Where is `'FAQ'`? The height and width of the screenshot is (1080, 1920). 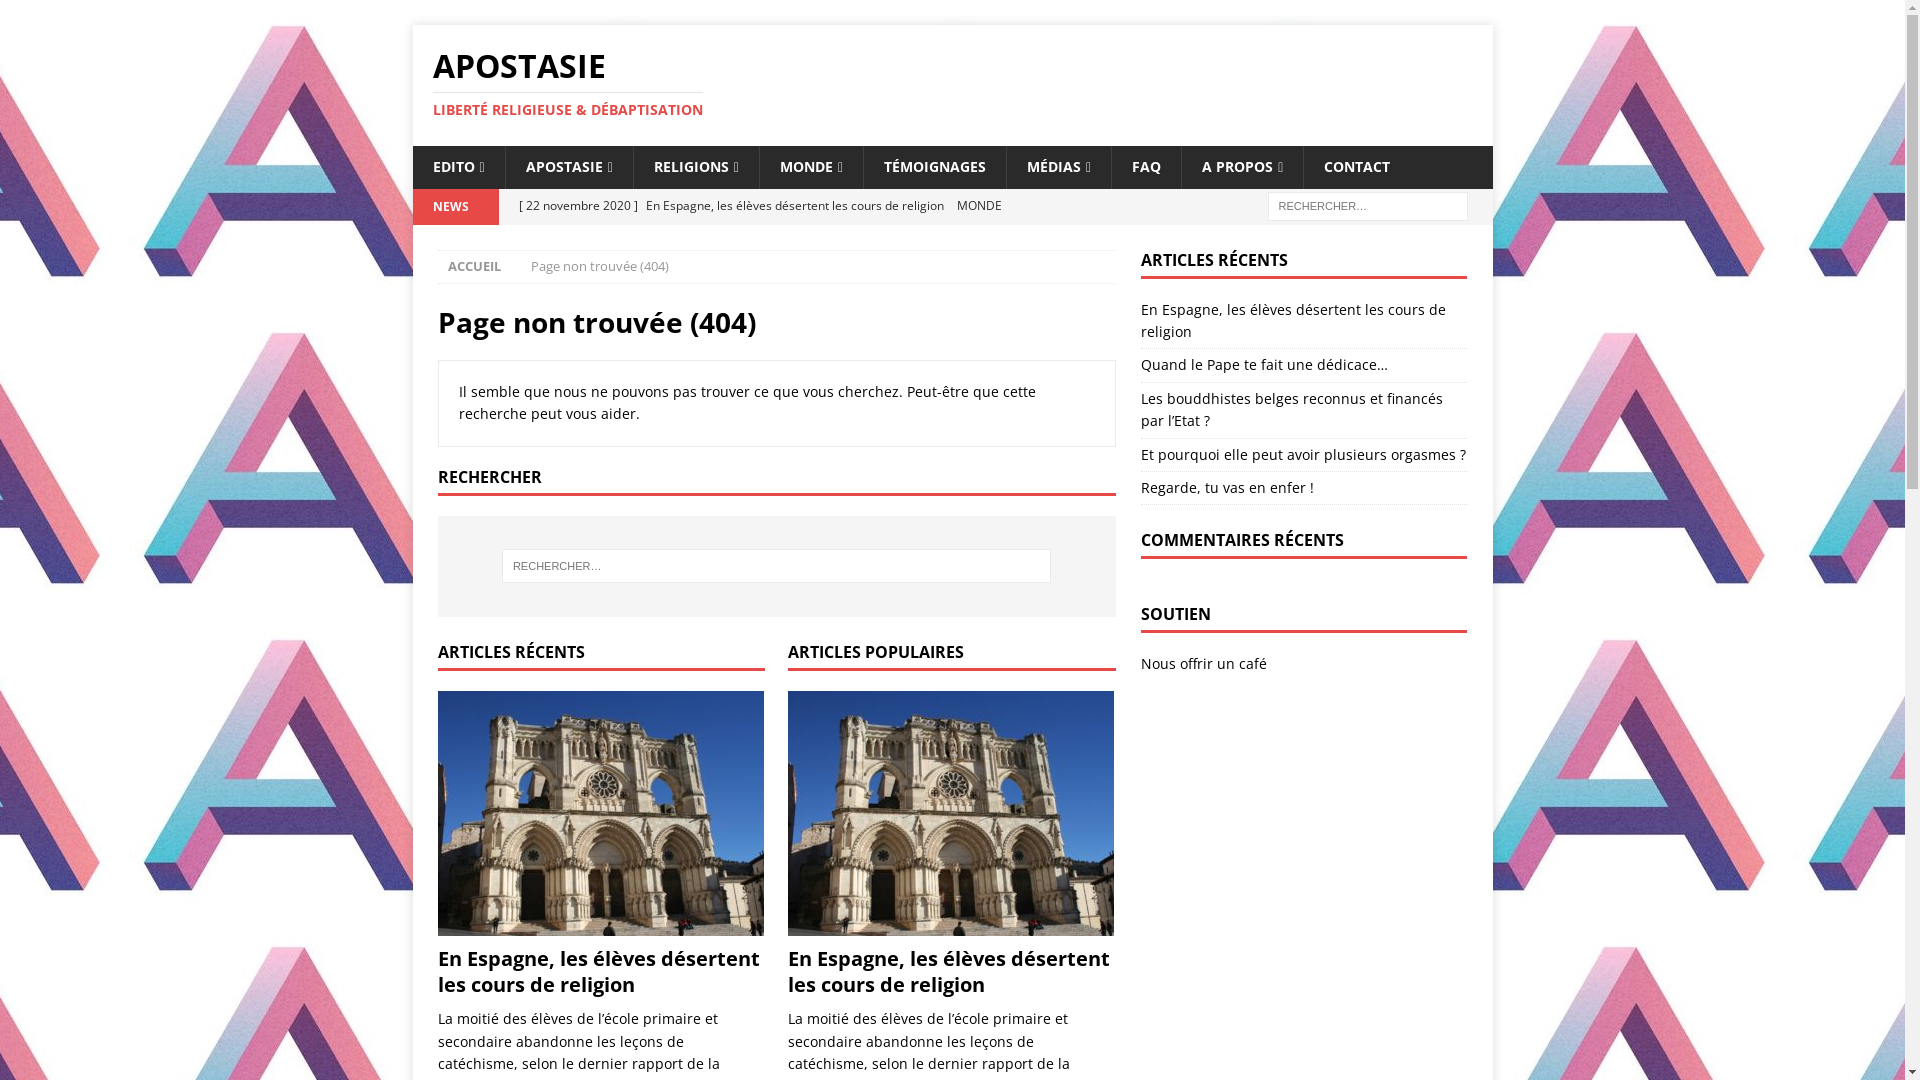 'FAQ' is located at coordinates (1109, 165).